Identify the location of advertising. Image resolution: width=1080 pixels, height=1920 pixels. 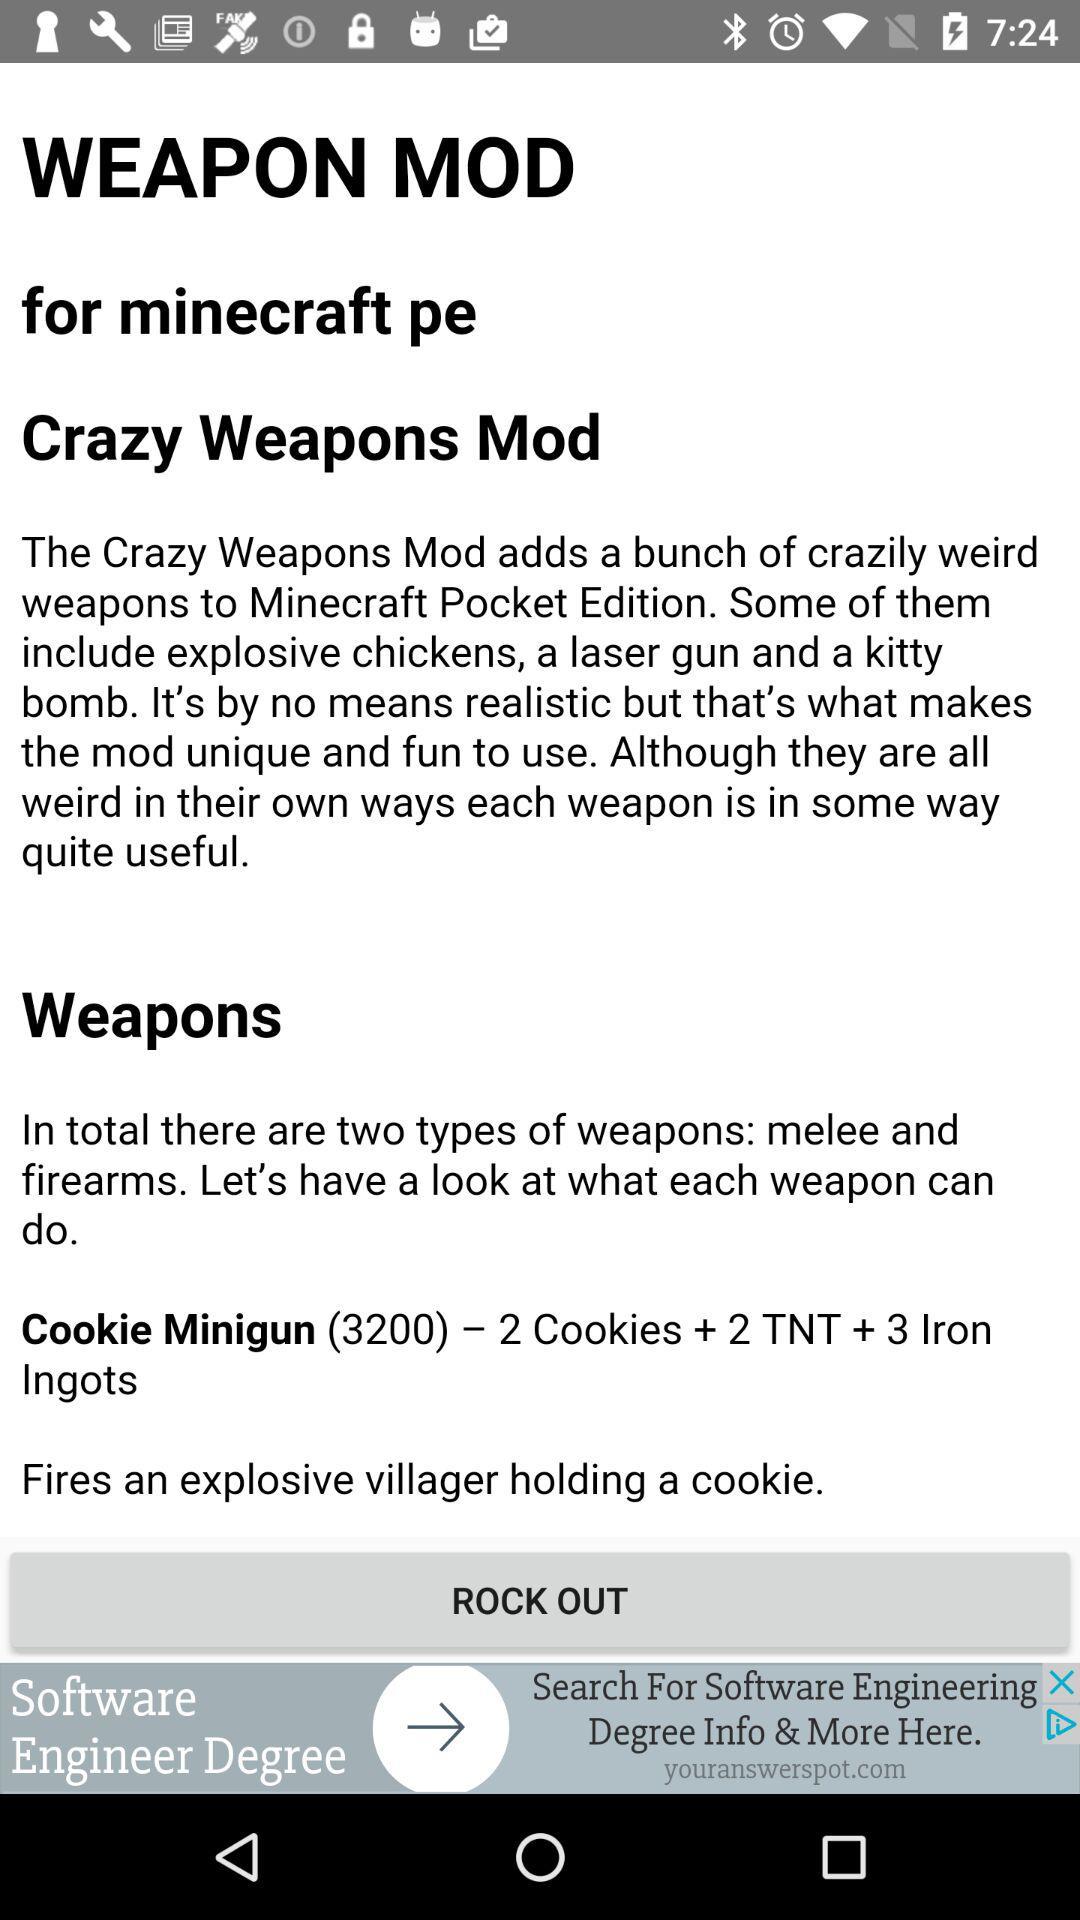
(540, 1727).